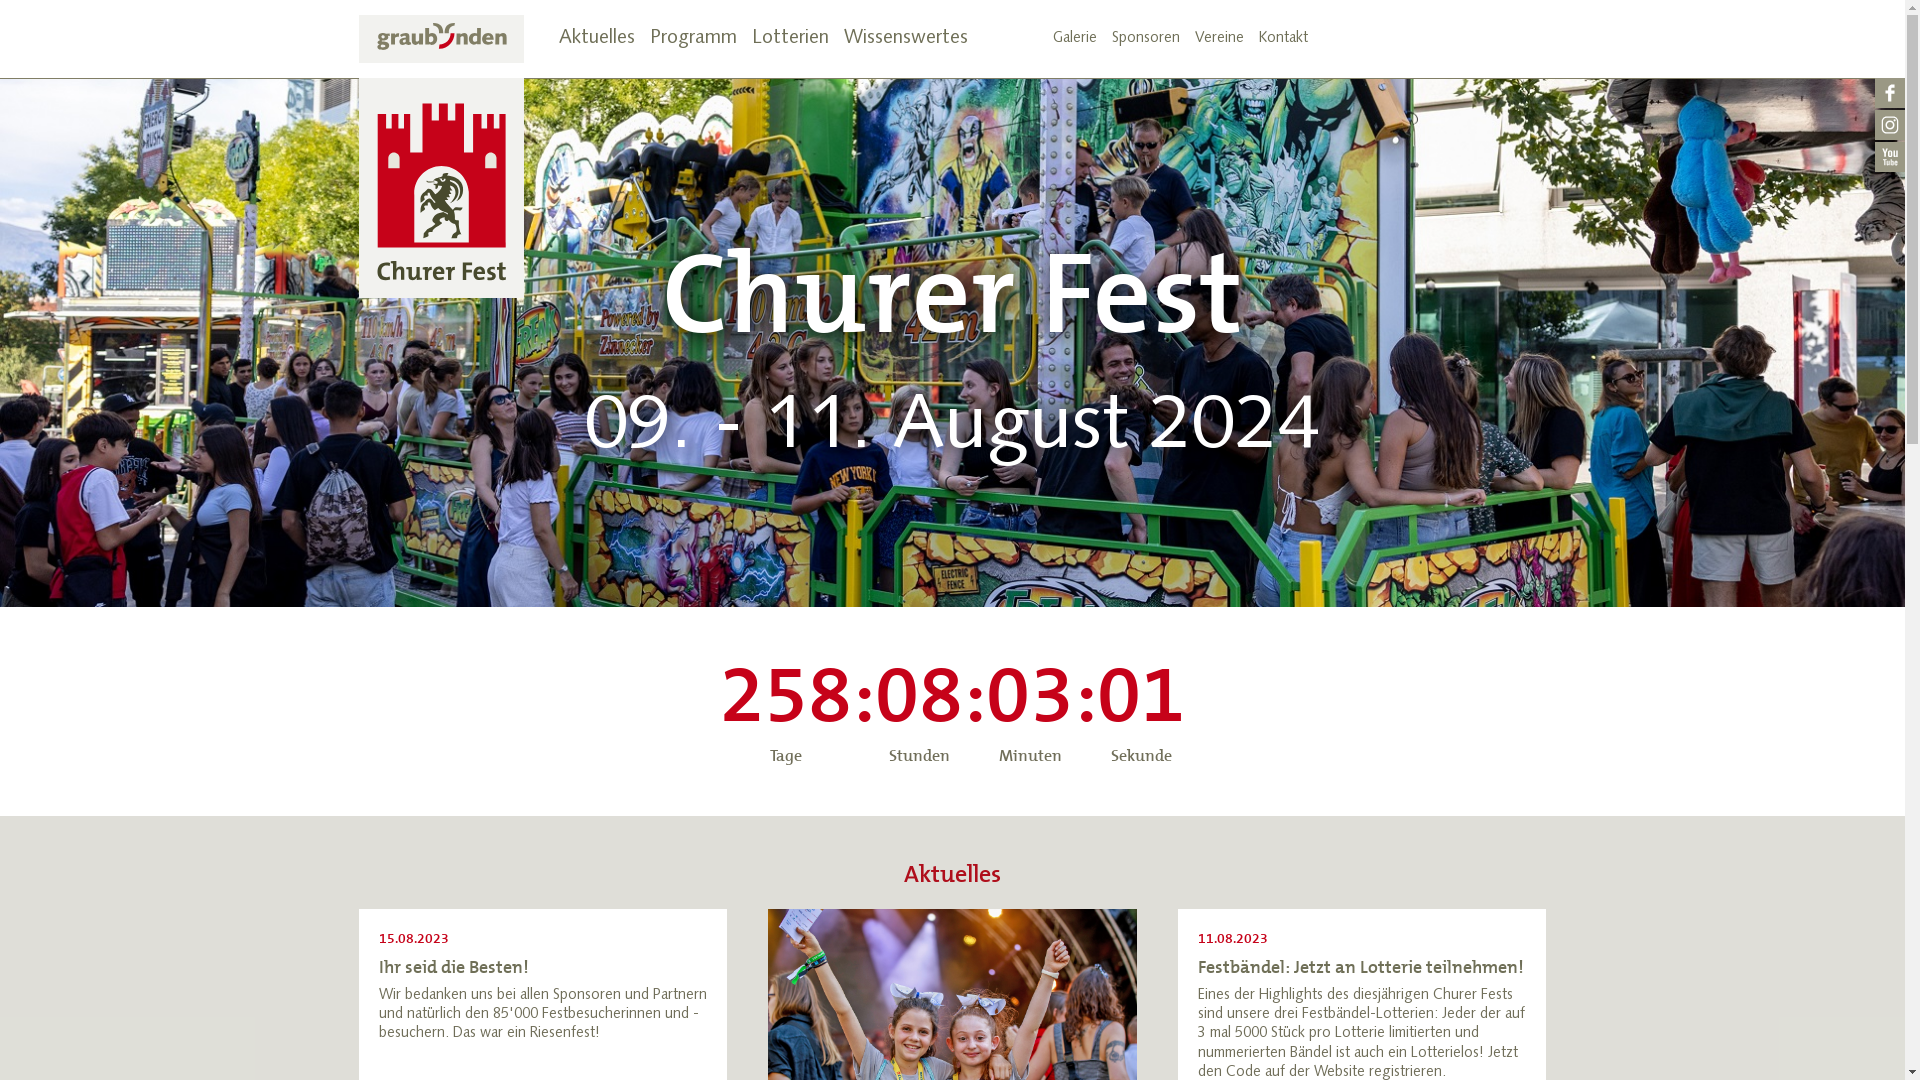 The height and width of the screenshot is (1080, 1920). I want to click on 'zu unserem YouTube-Kanal', so click(1889, 157).